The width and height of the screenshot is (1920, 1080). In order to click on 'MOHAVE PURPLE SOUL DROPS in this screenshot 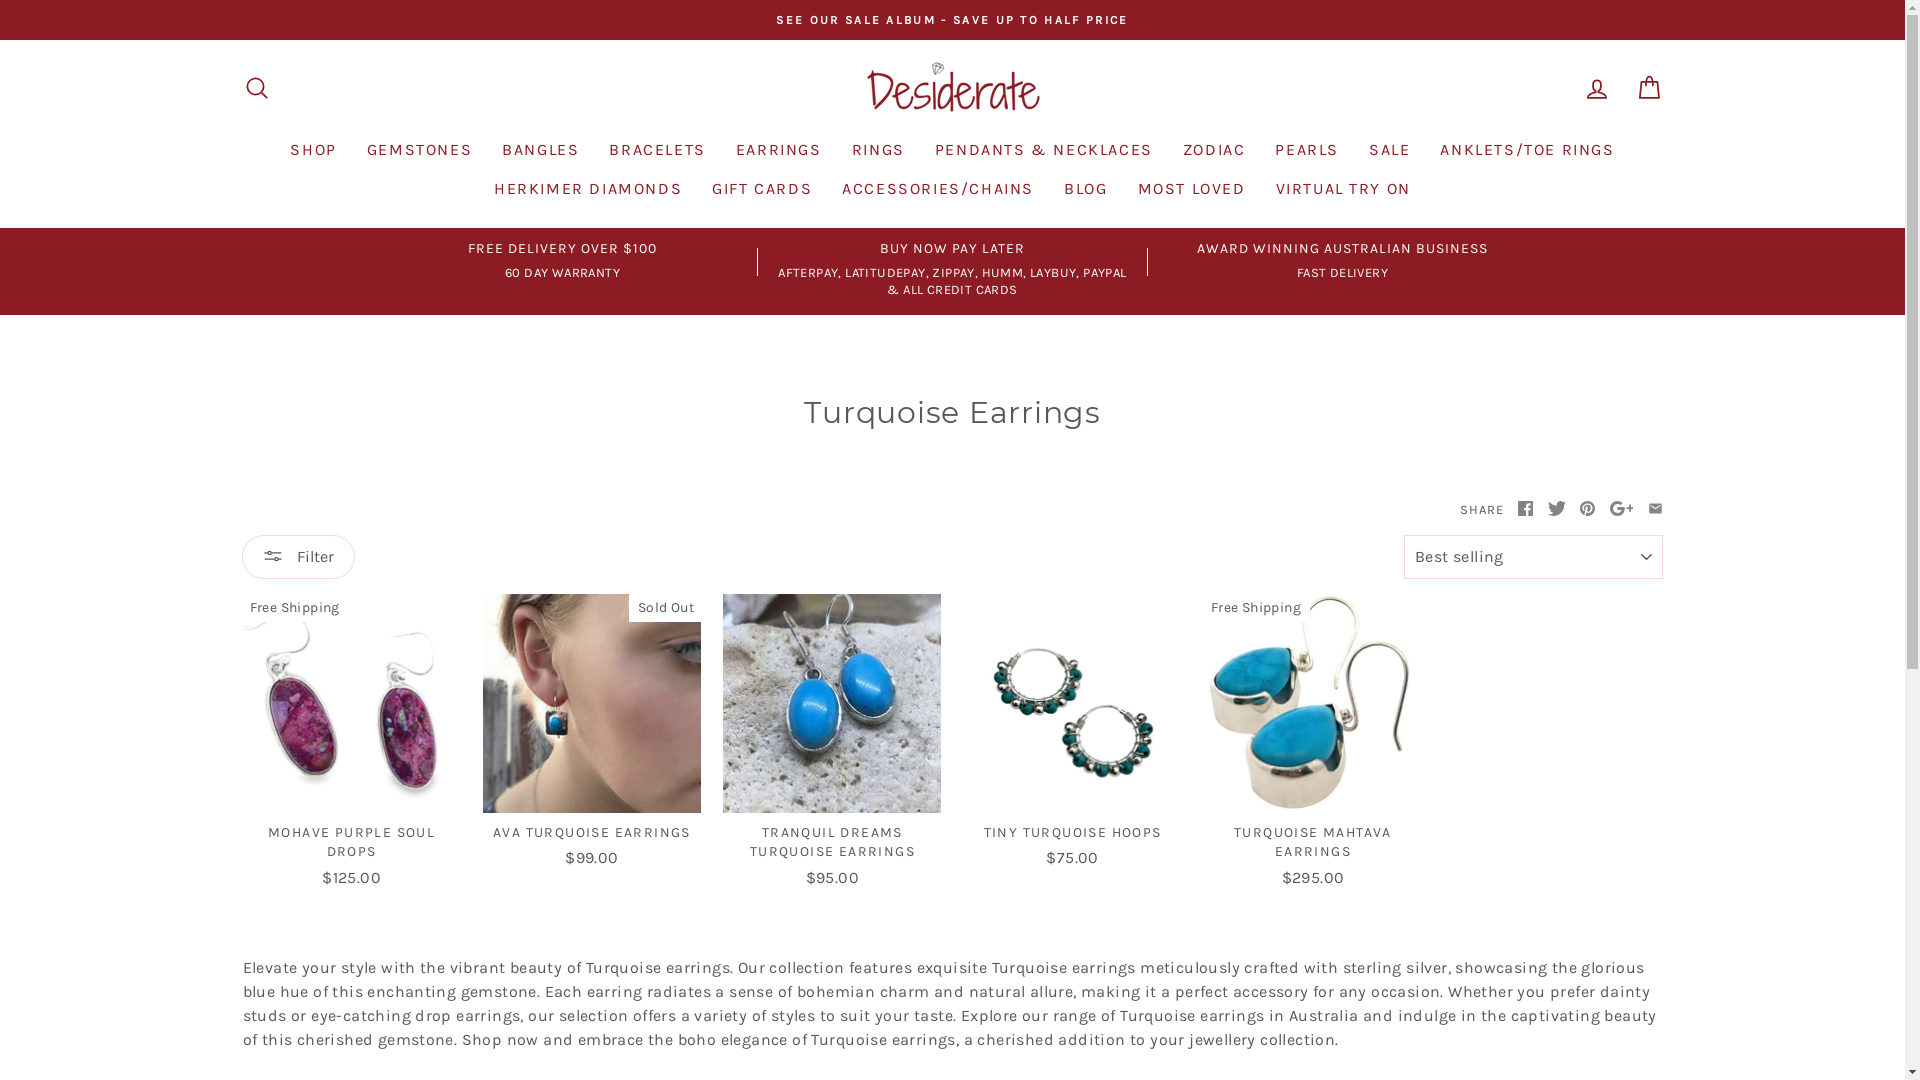, I will do `click(350, 744)`.